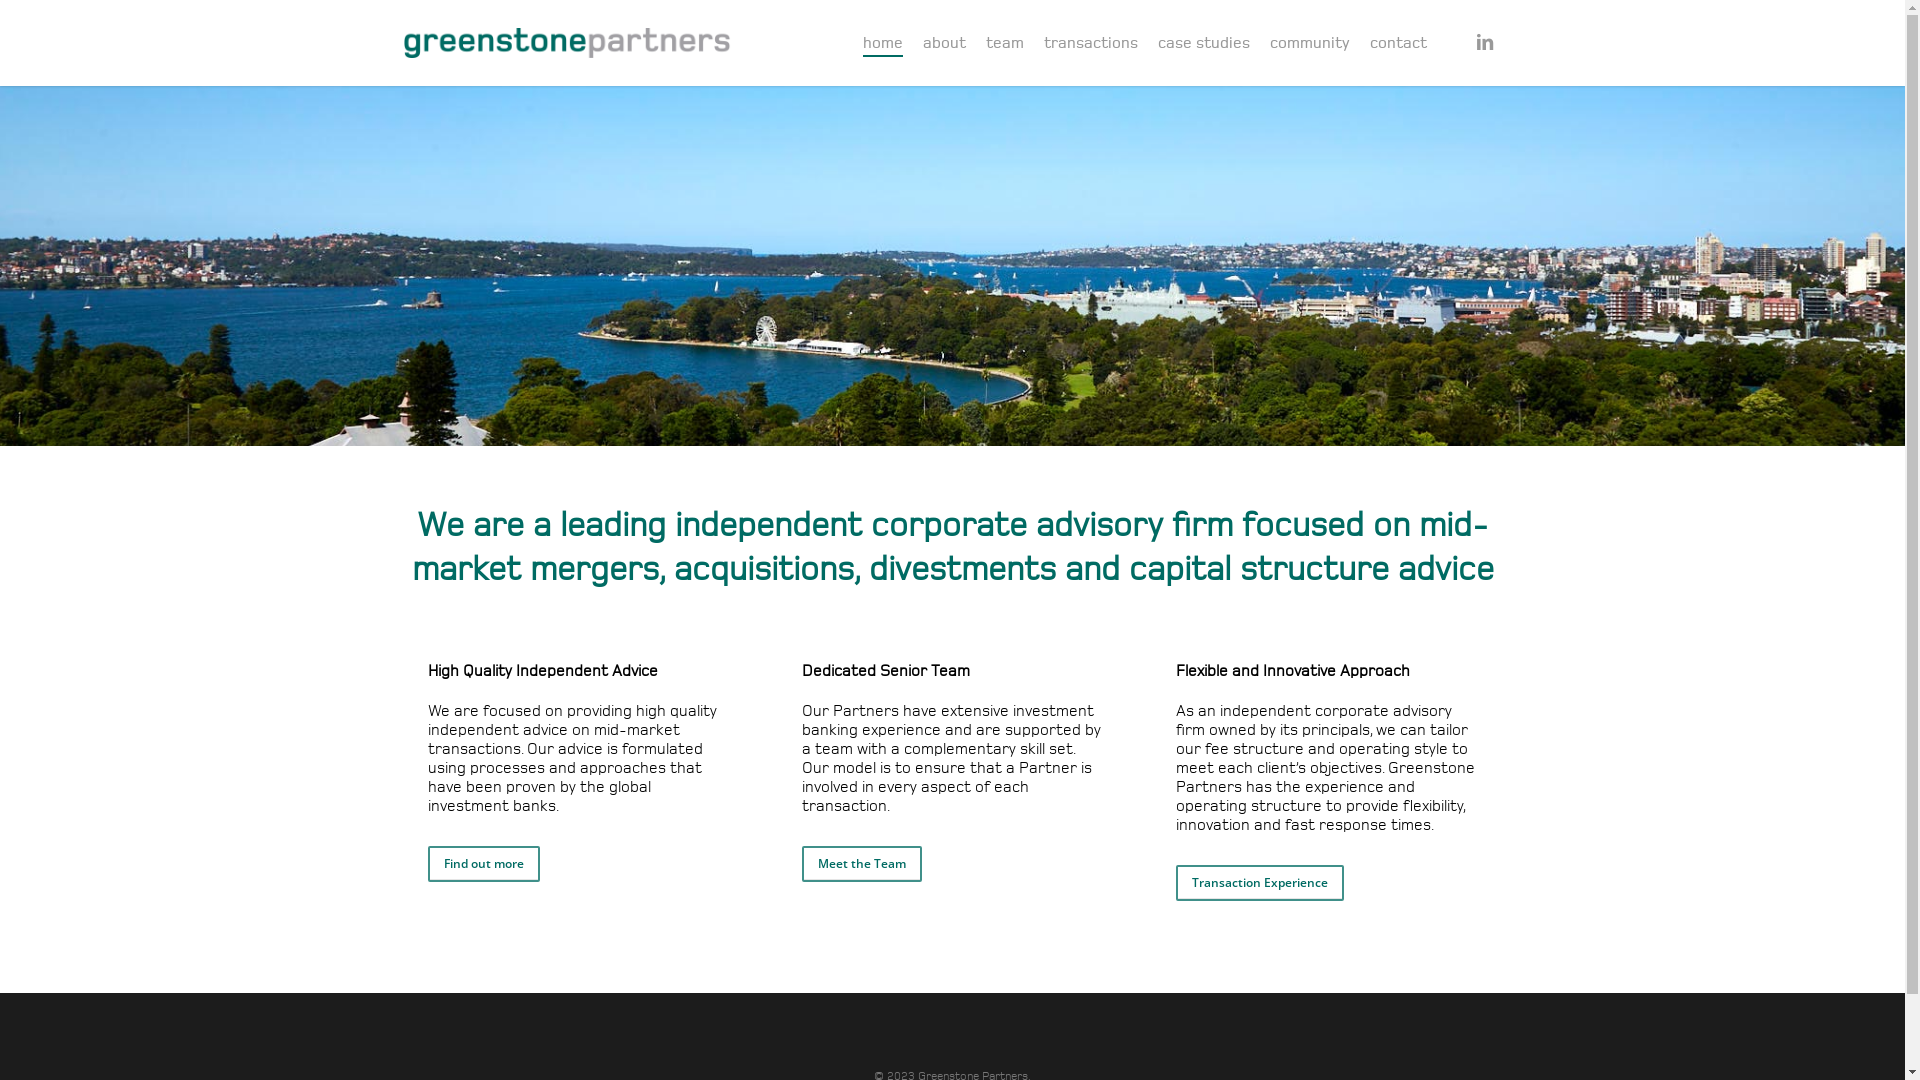 The height and width of the screenshot is (1080, 1920). Describe the element at coordinates (1397, 42) in the screenshot. I see `'contact'` at that location.